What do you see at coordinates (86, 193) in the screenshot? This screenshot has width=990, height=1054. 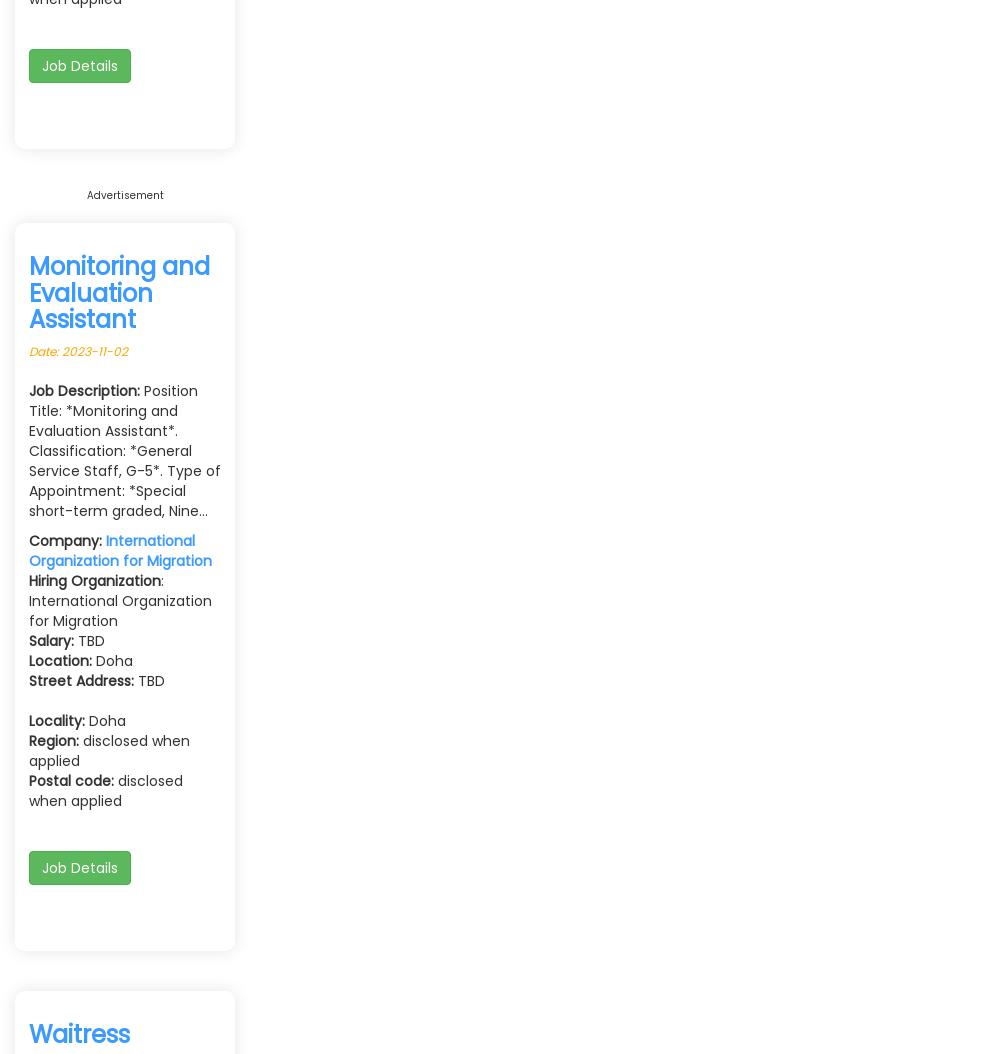 I see `'Advertisement'` at bounding box center [86, 193].